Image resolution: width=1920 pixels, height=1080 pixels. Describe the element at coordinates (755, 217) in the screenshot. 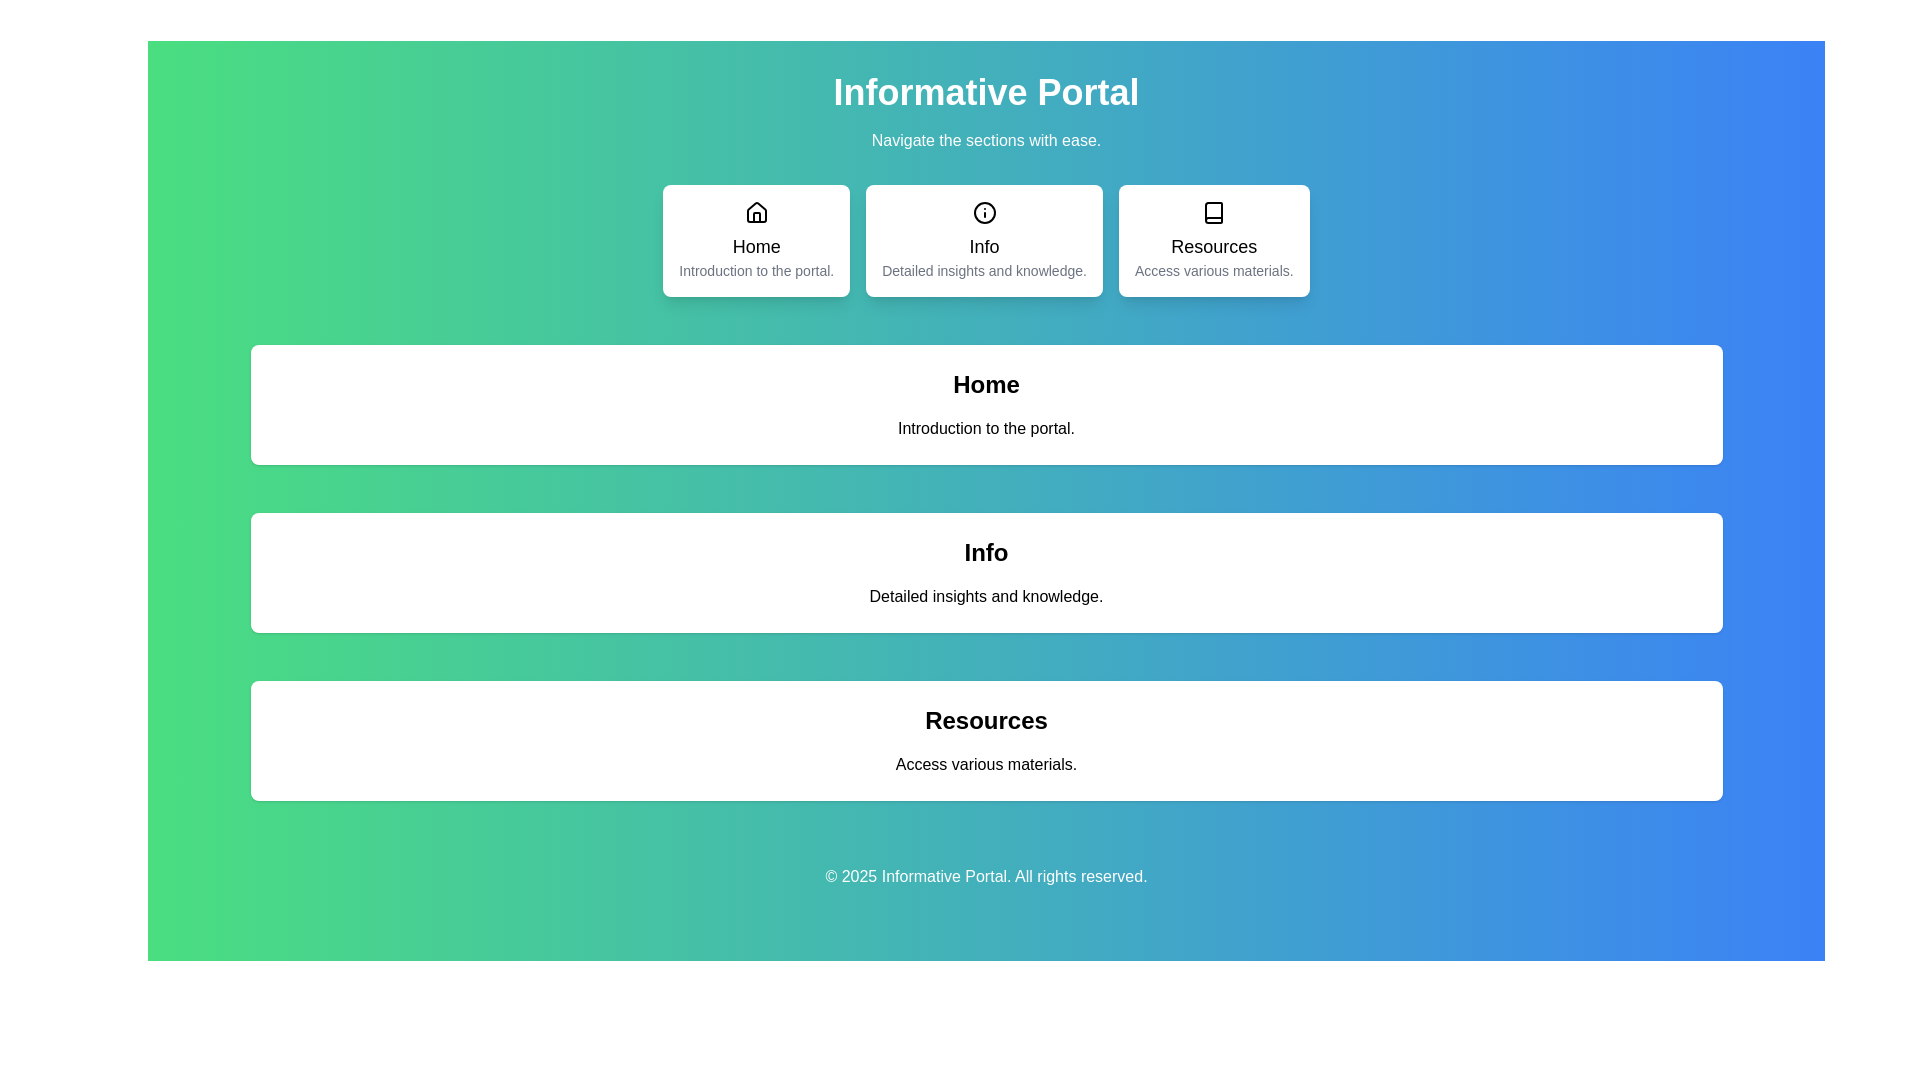

I see `the vertical bar representing the door within the house-shaped icon, which is the first icon in the top navigation bar` at that location.